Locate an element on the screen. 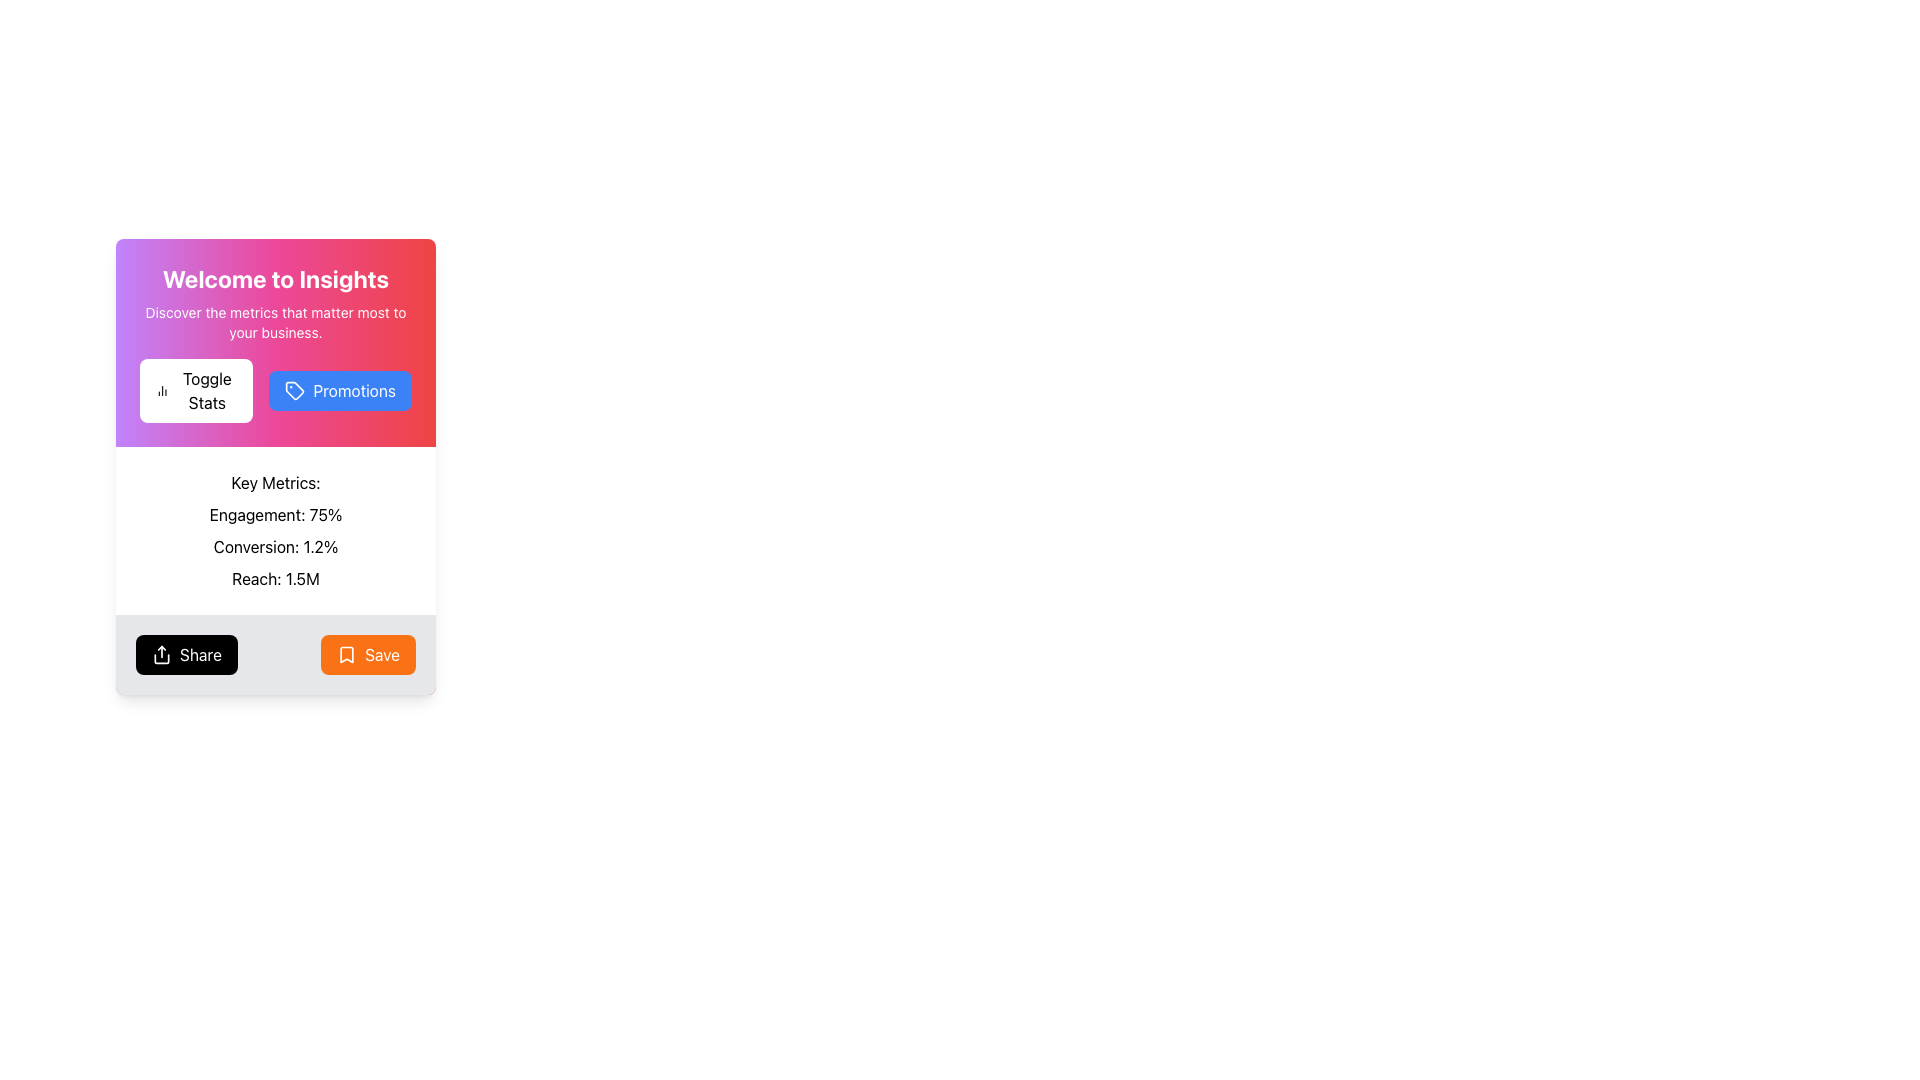  the text display that reads 'Engagement: 75%', which is located directly below the 'Key Metrics:' heading and aligned to the left is located at coordinates (274, 514).